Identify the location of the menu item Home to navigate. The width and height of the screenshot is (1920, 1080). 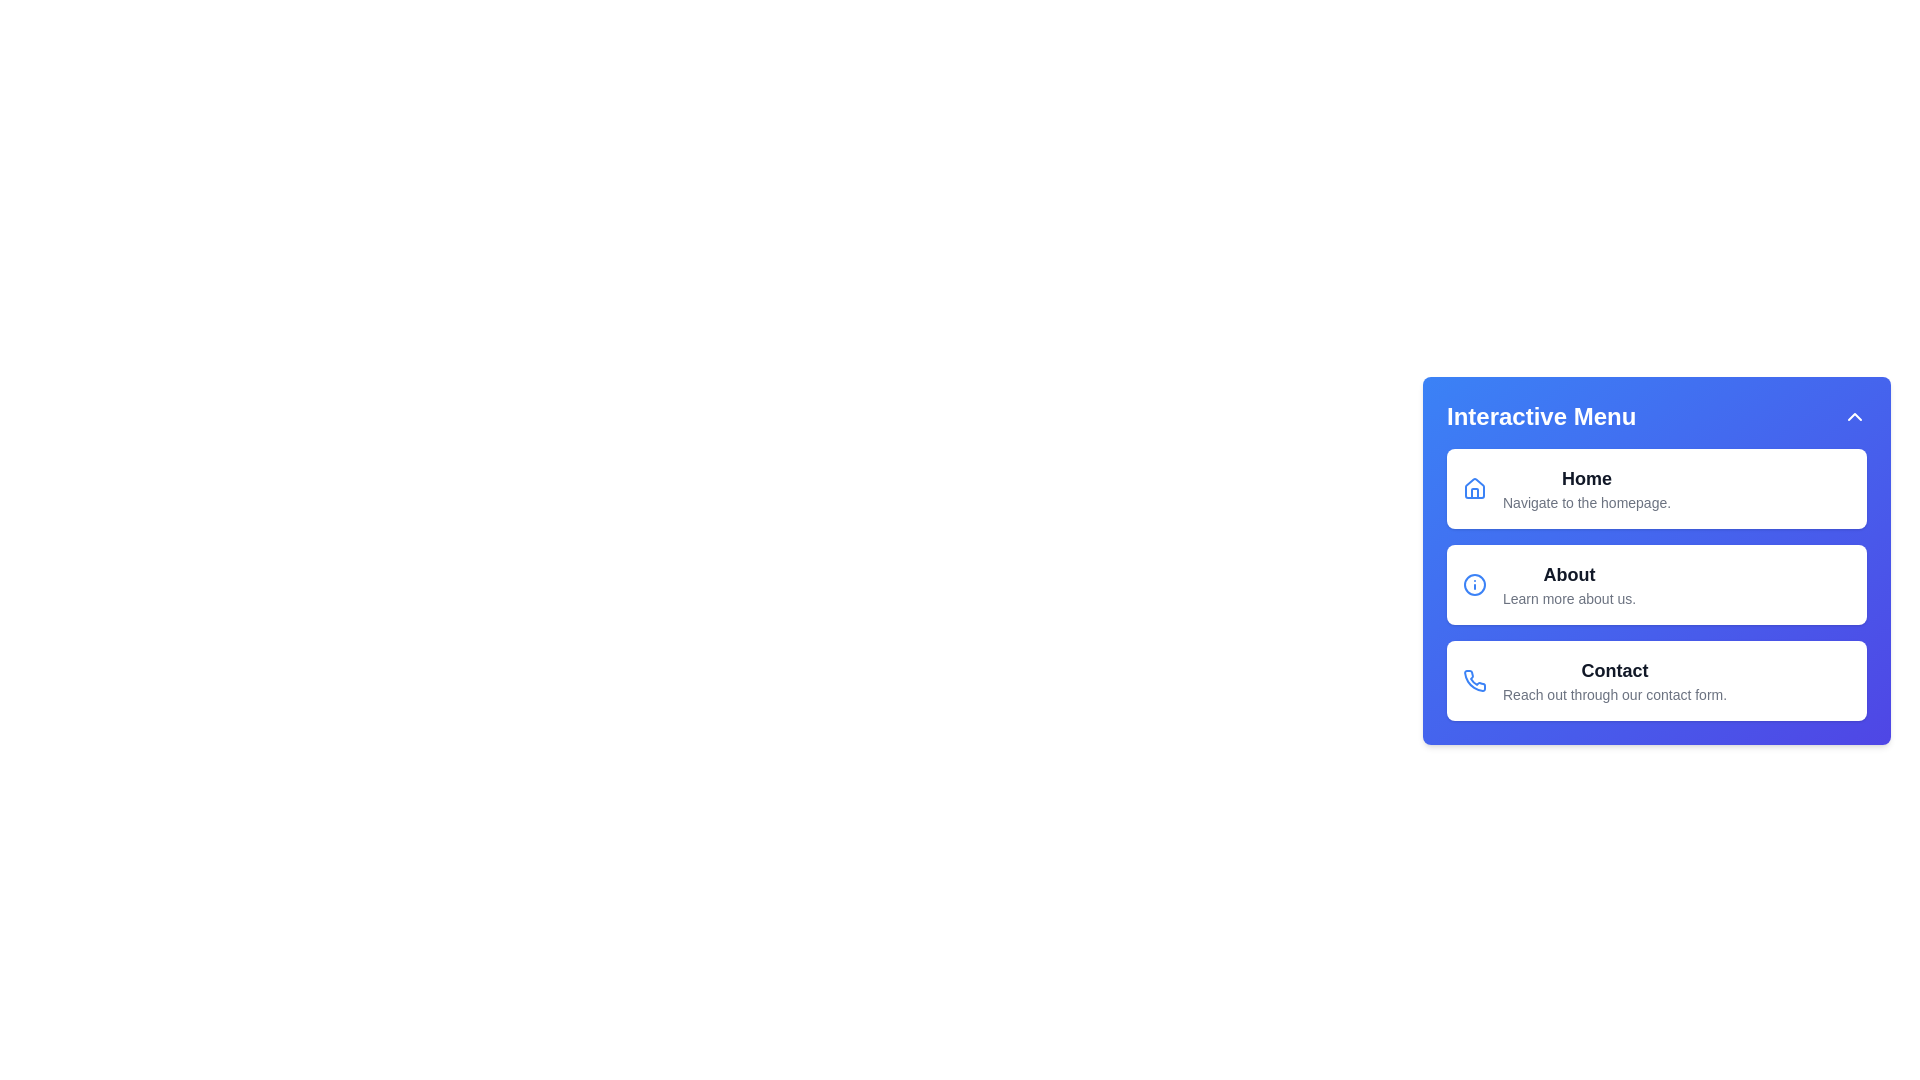
(1656, 489).